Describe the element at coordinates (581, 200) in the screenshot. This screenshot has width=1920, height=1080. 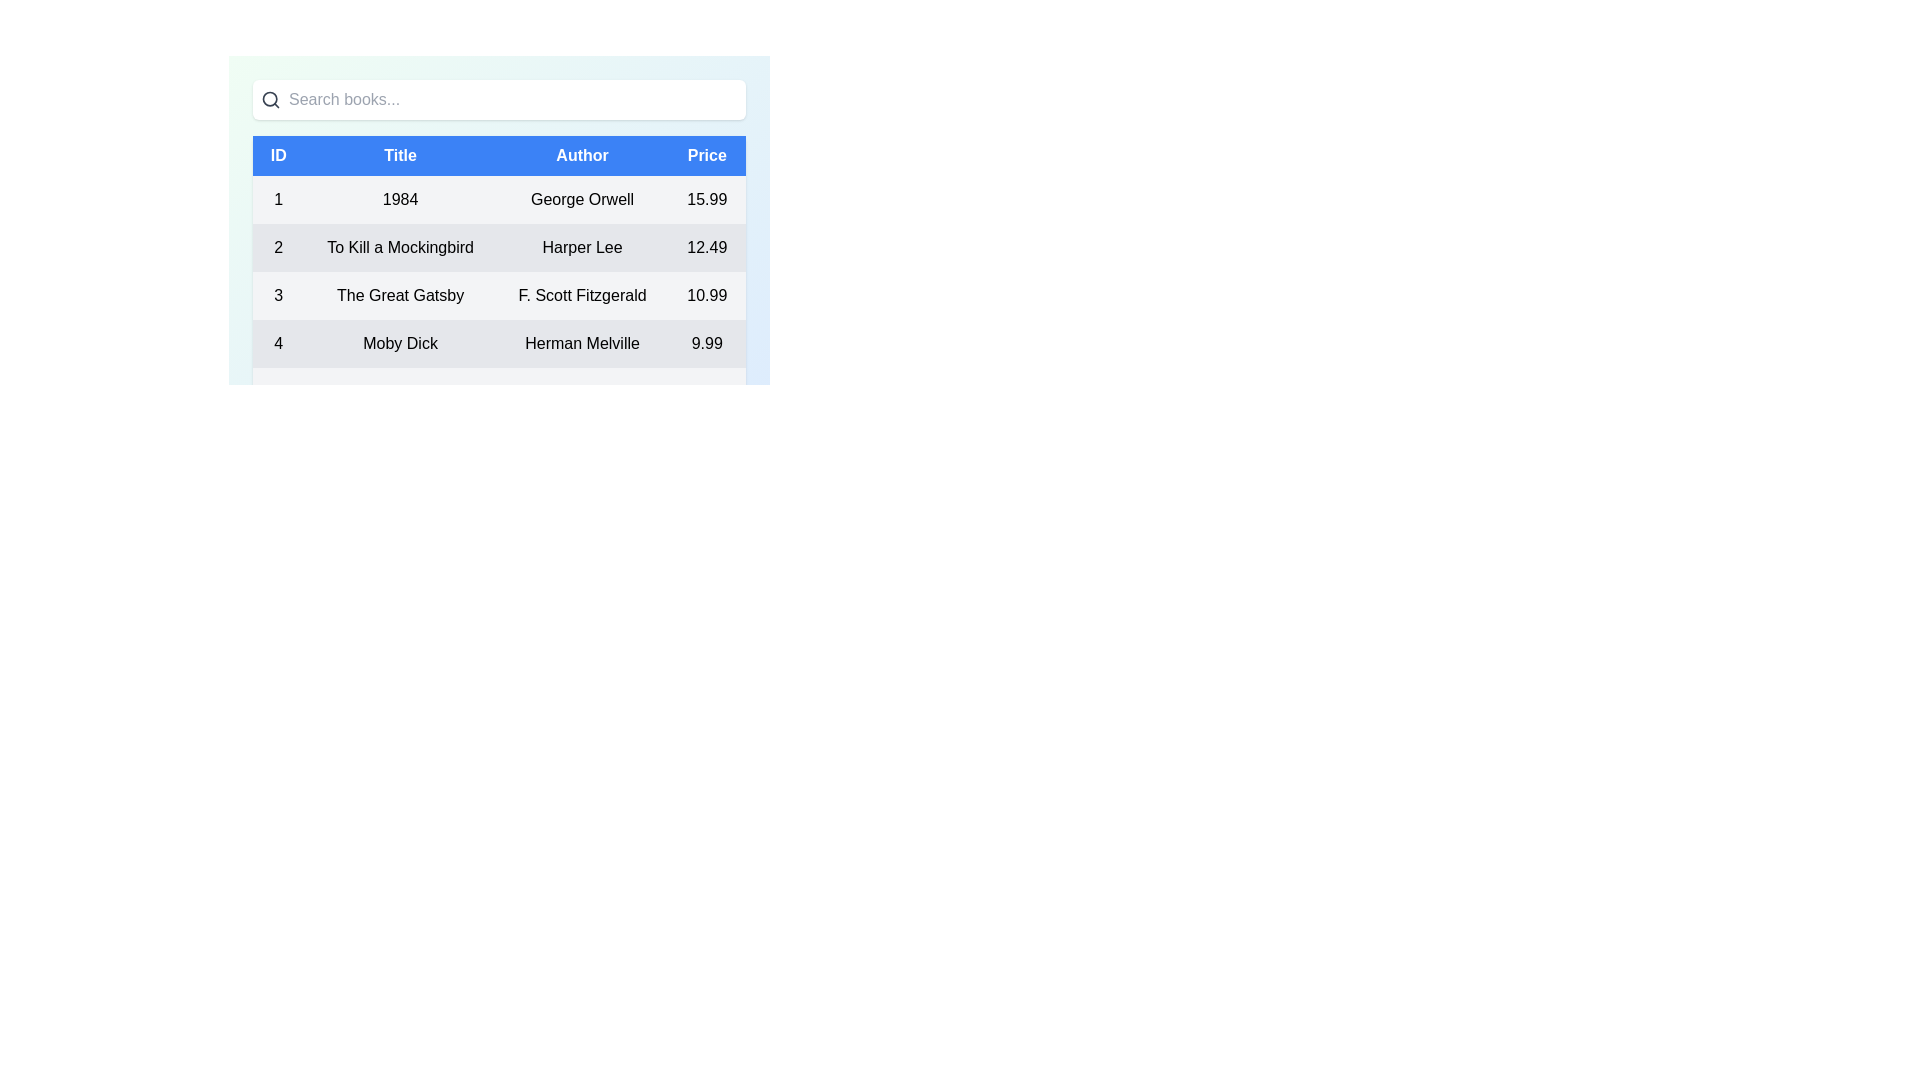
I see `the text label displaying 'George Orwell'` at that location.